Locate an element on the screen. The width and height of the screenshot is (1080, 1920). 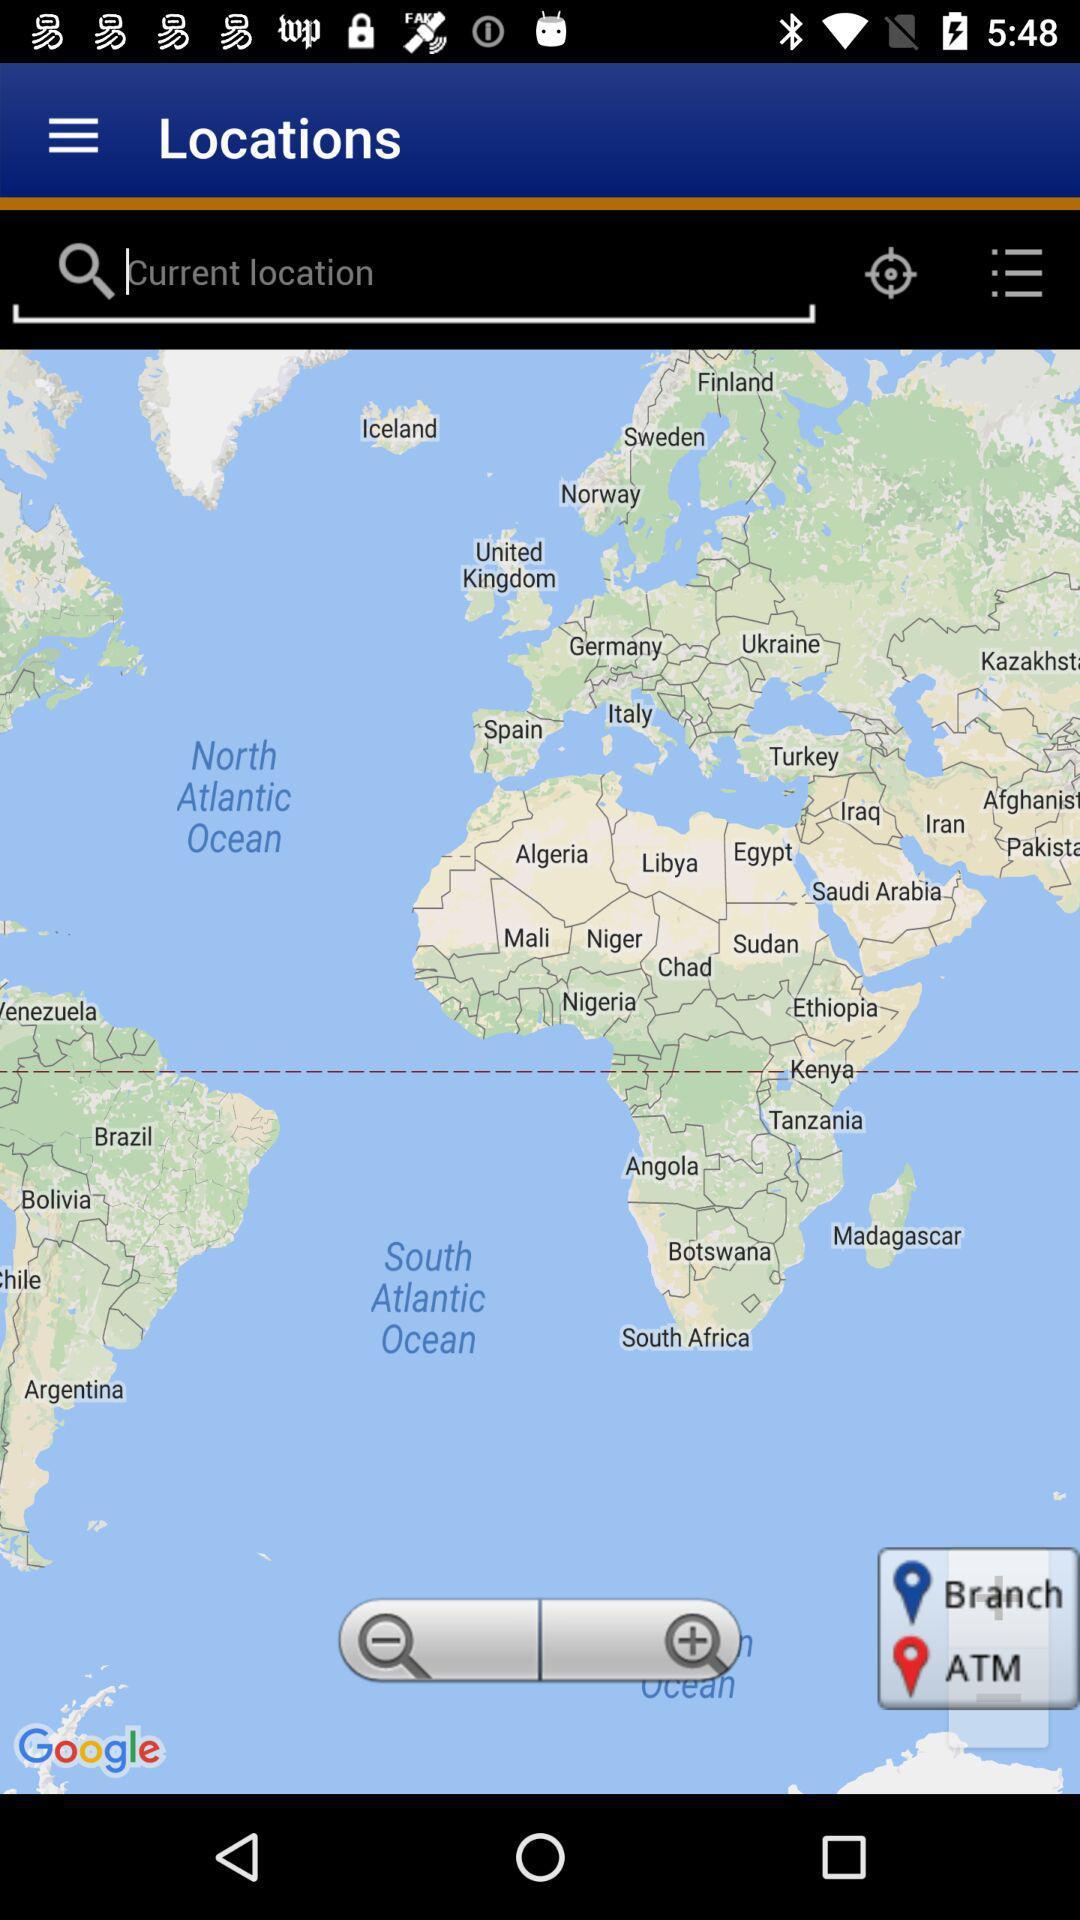
the location_crosshair icon is located at coordinates (890, 272).